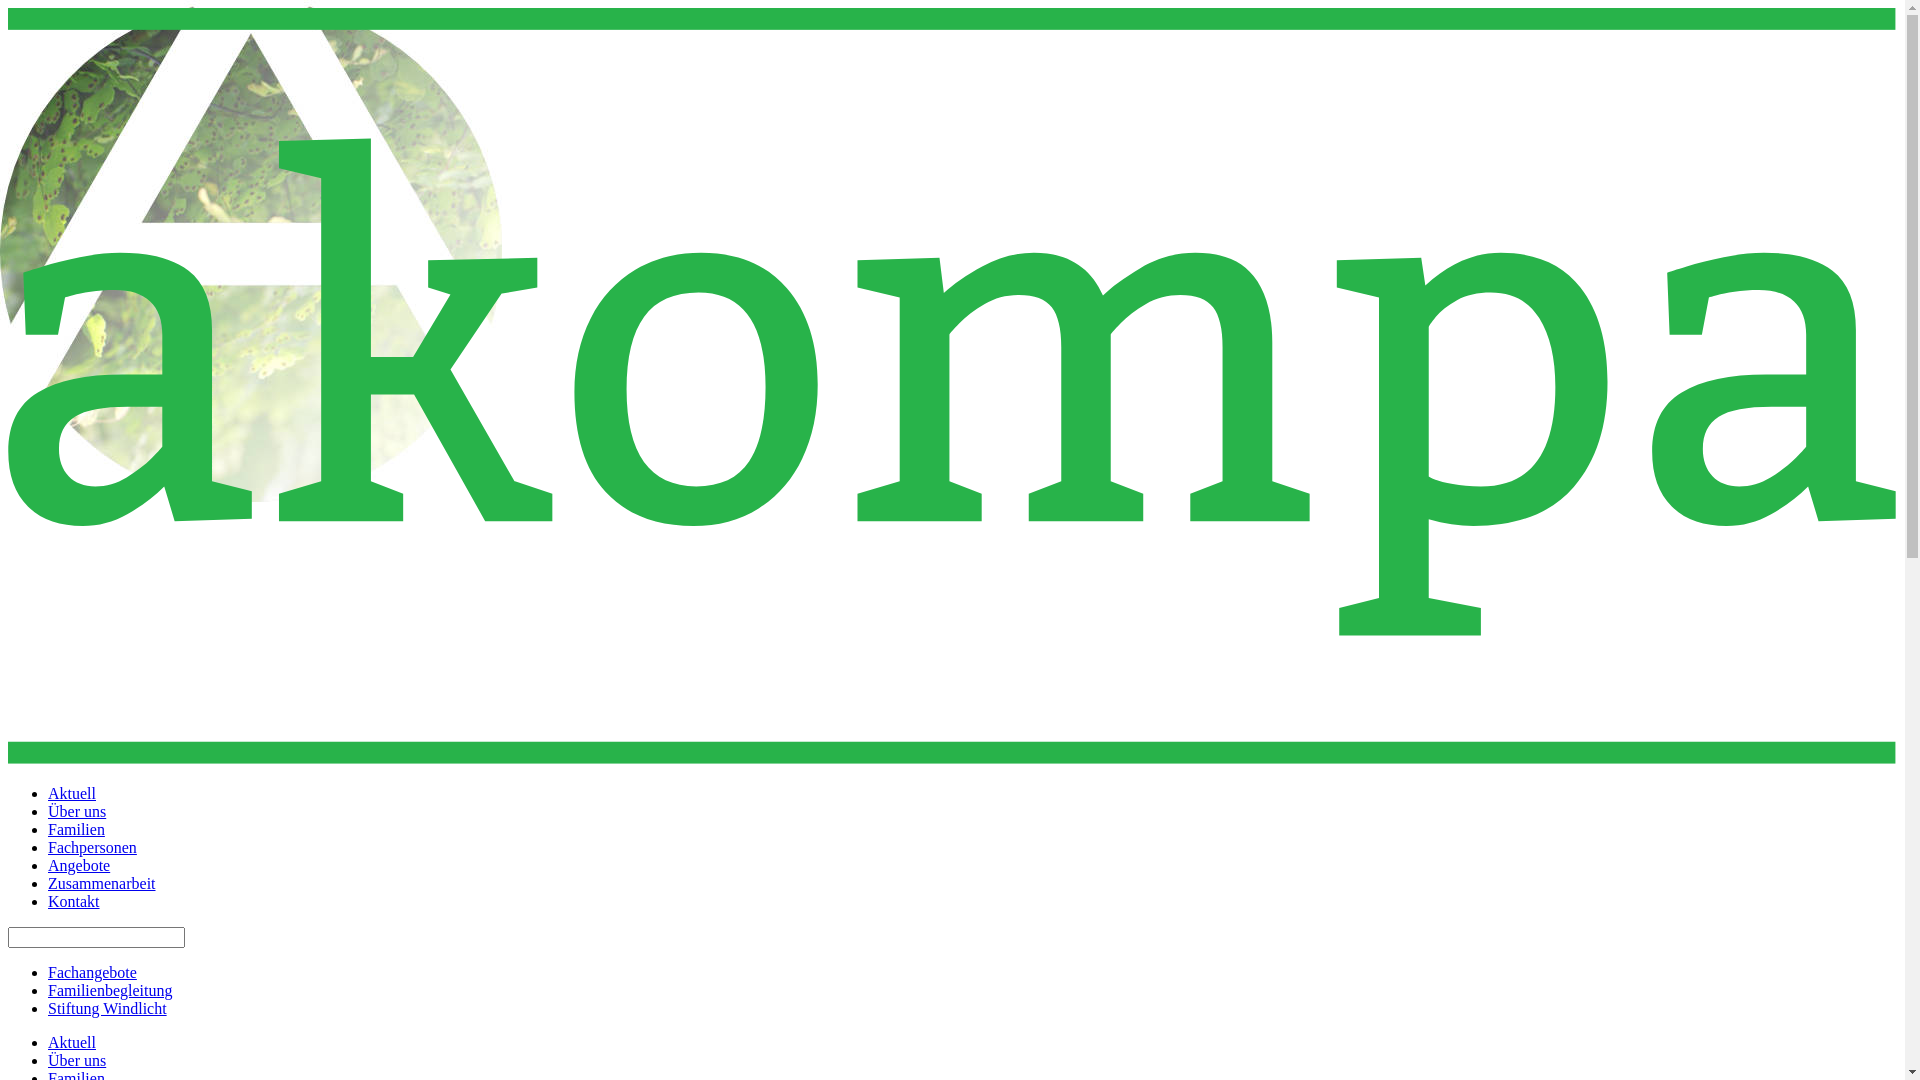  I want to click on 'Aktuell', so click(72, 1041).